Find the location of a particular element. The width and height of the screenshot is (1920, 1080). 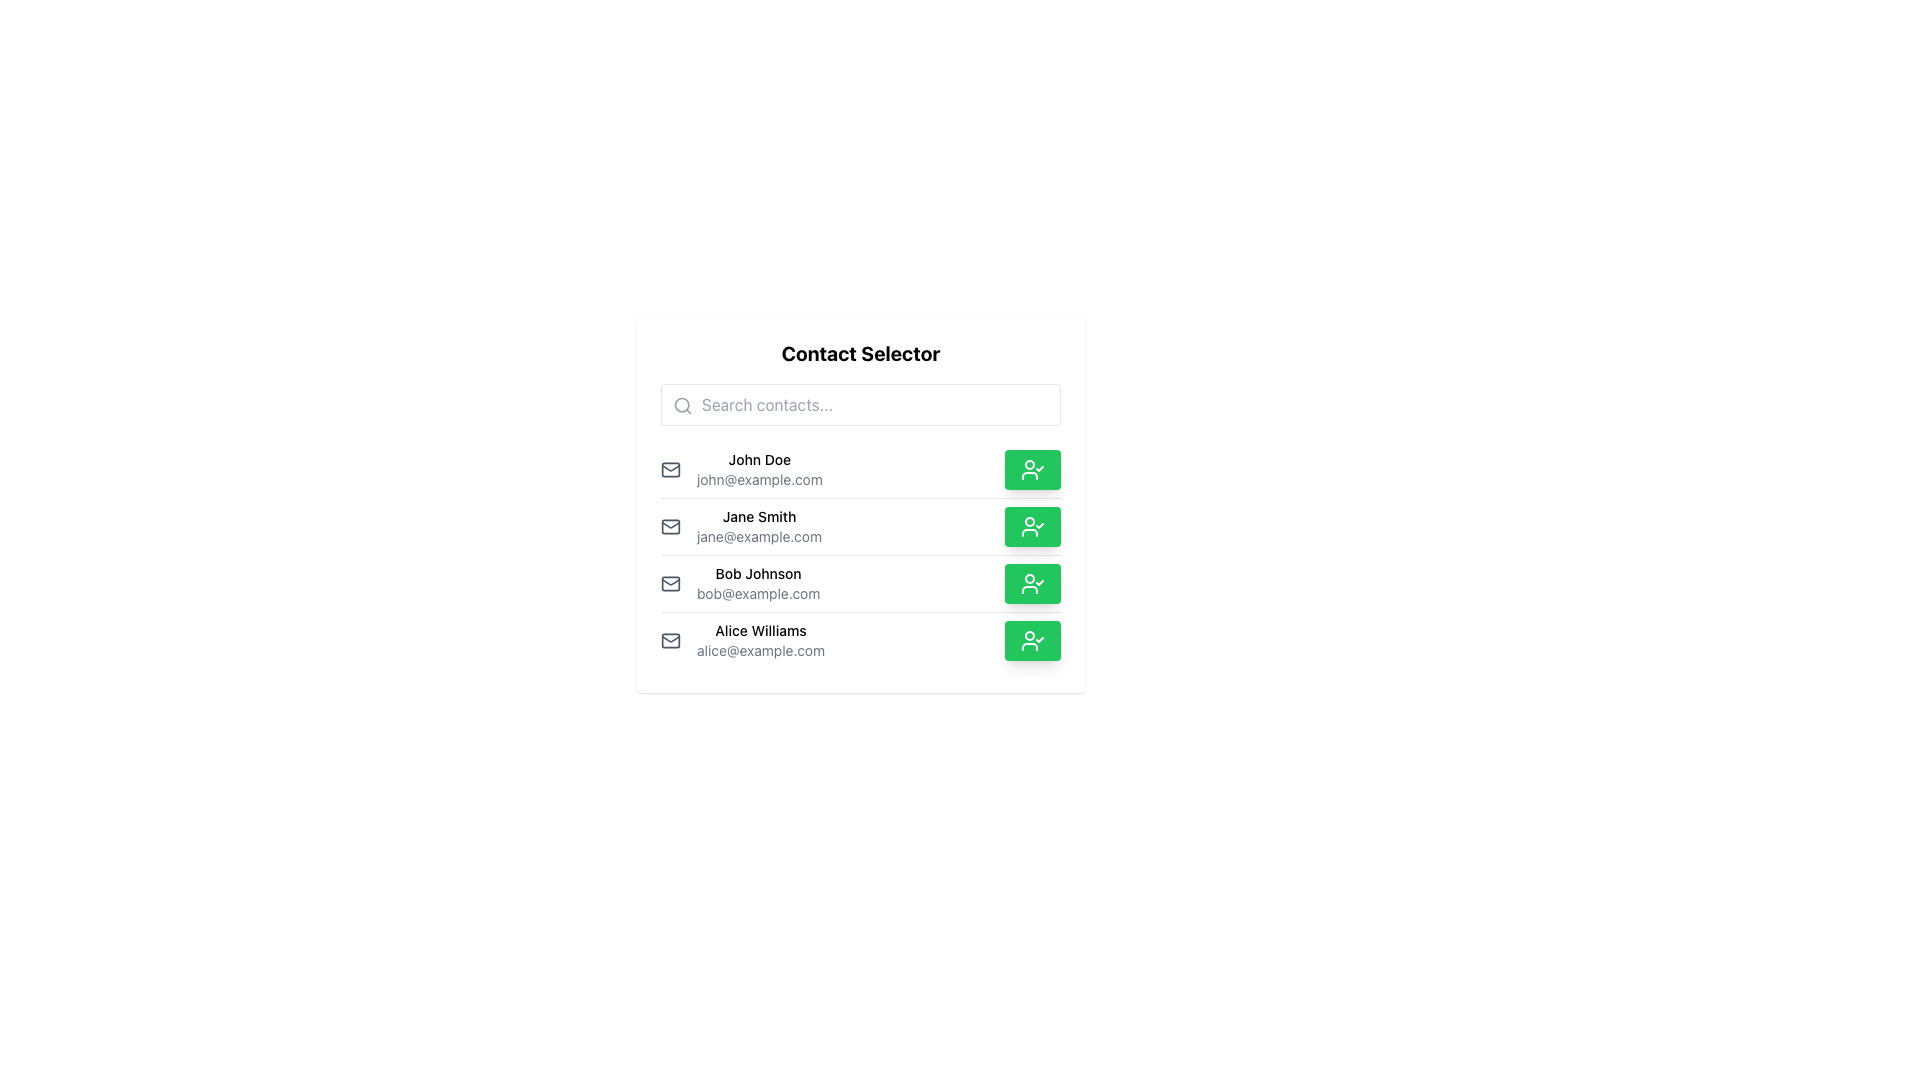

text displayed in the second contact entry, which shows 'Jane Smith' above 'jane@example.com' is located at coordinates (758, 526).